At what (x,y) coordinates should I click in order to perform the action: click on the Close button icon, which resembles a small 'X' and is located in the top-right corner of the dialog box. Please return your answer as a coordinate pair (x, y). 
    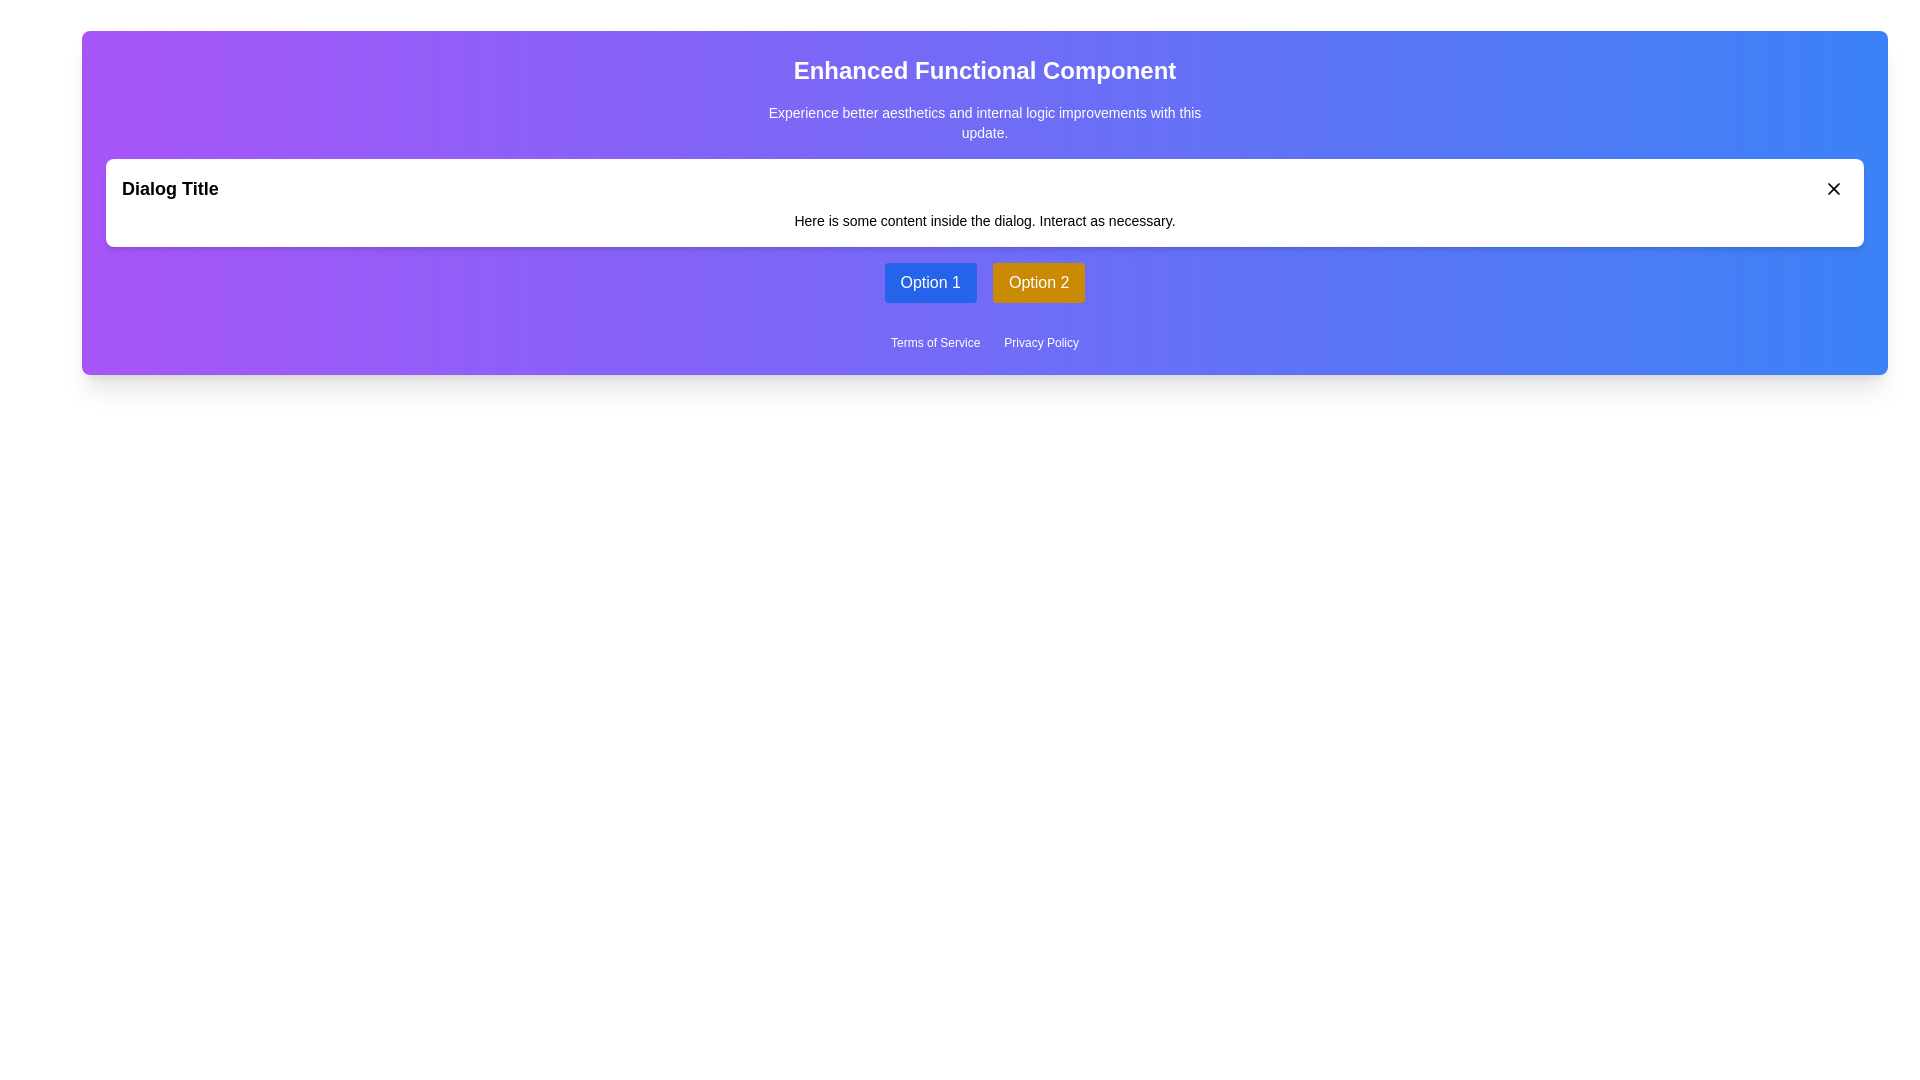
    Looking at the image, I should click on (1833, 189).